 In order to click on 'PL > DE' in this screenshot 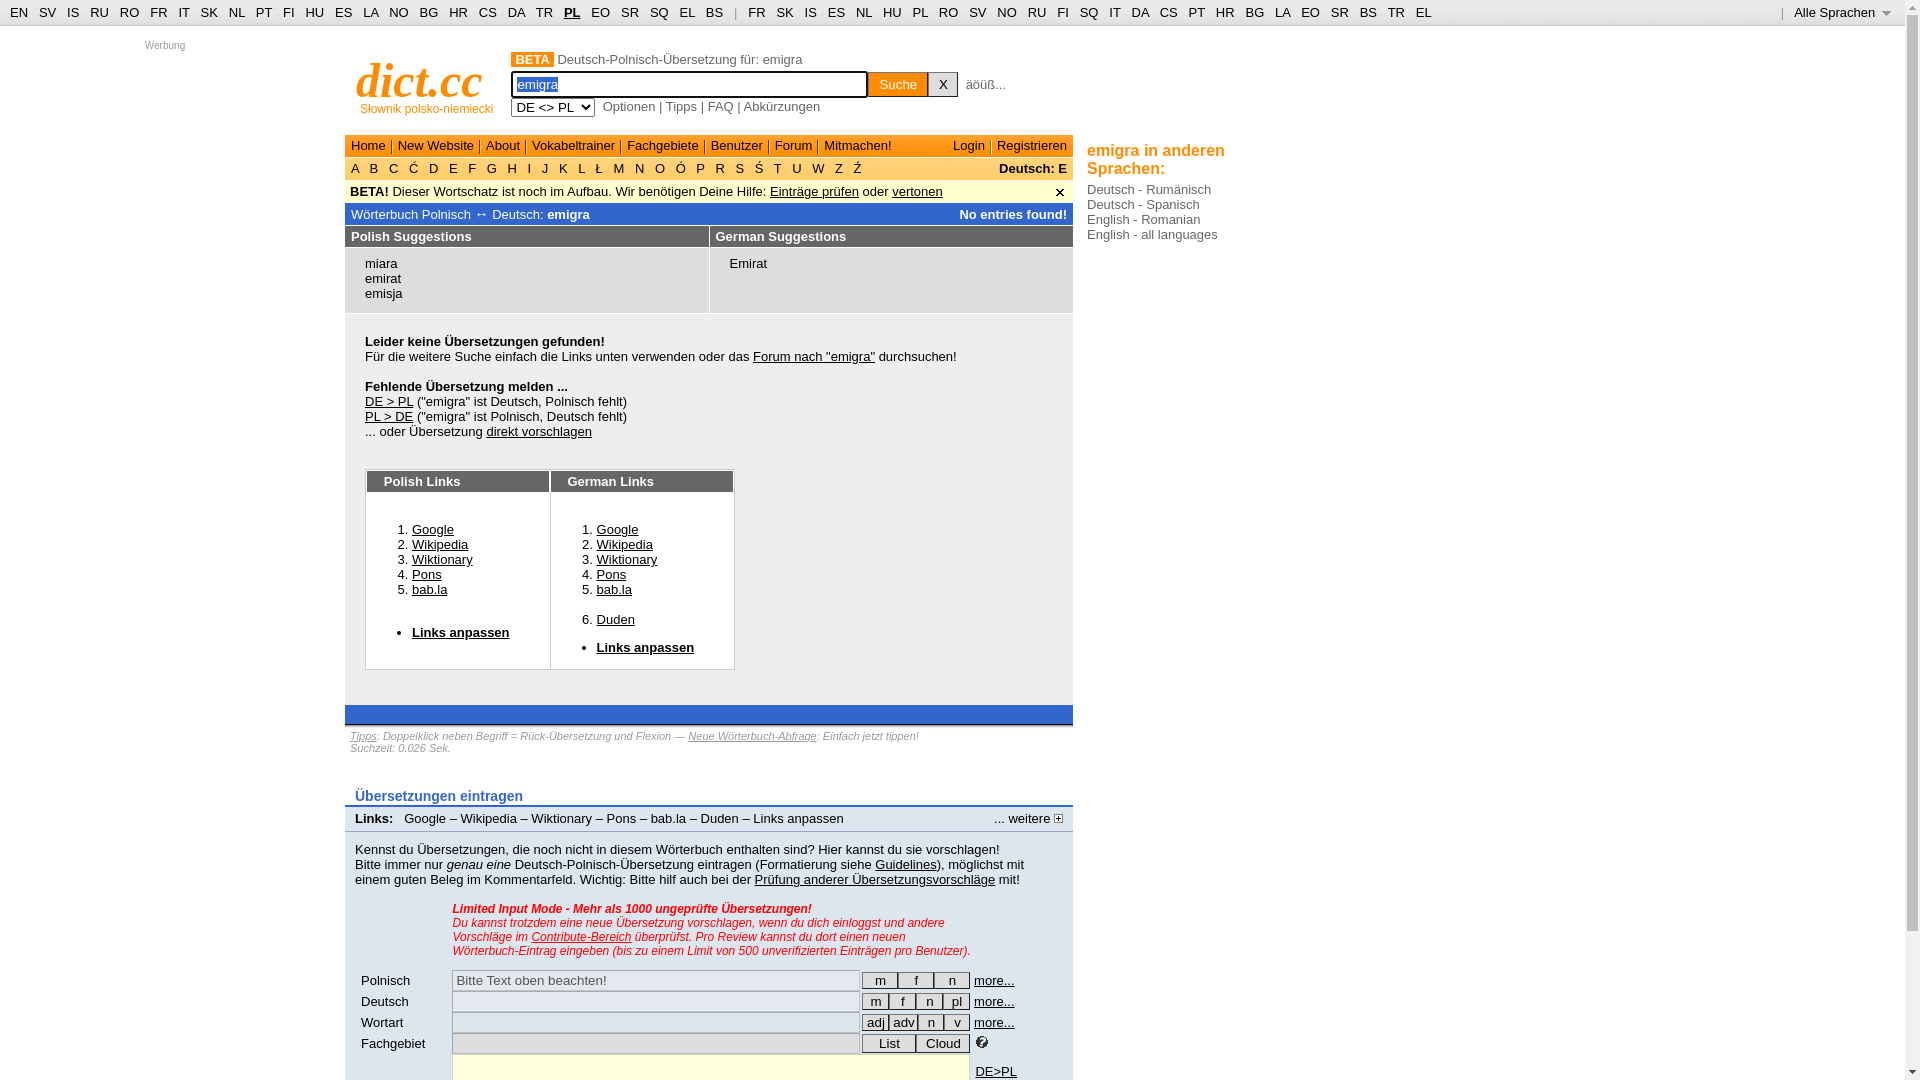, I will do `click(388, 415)`.